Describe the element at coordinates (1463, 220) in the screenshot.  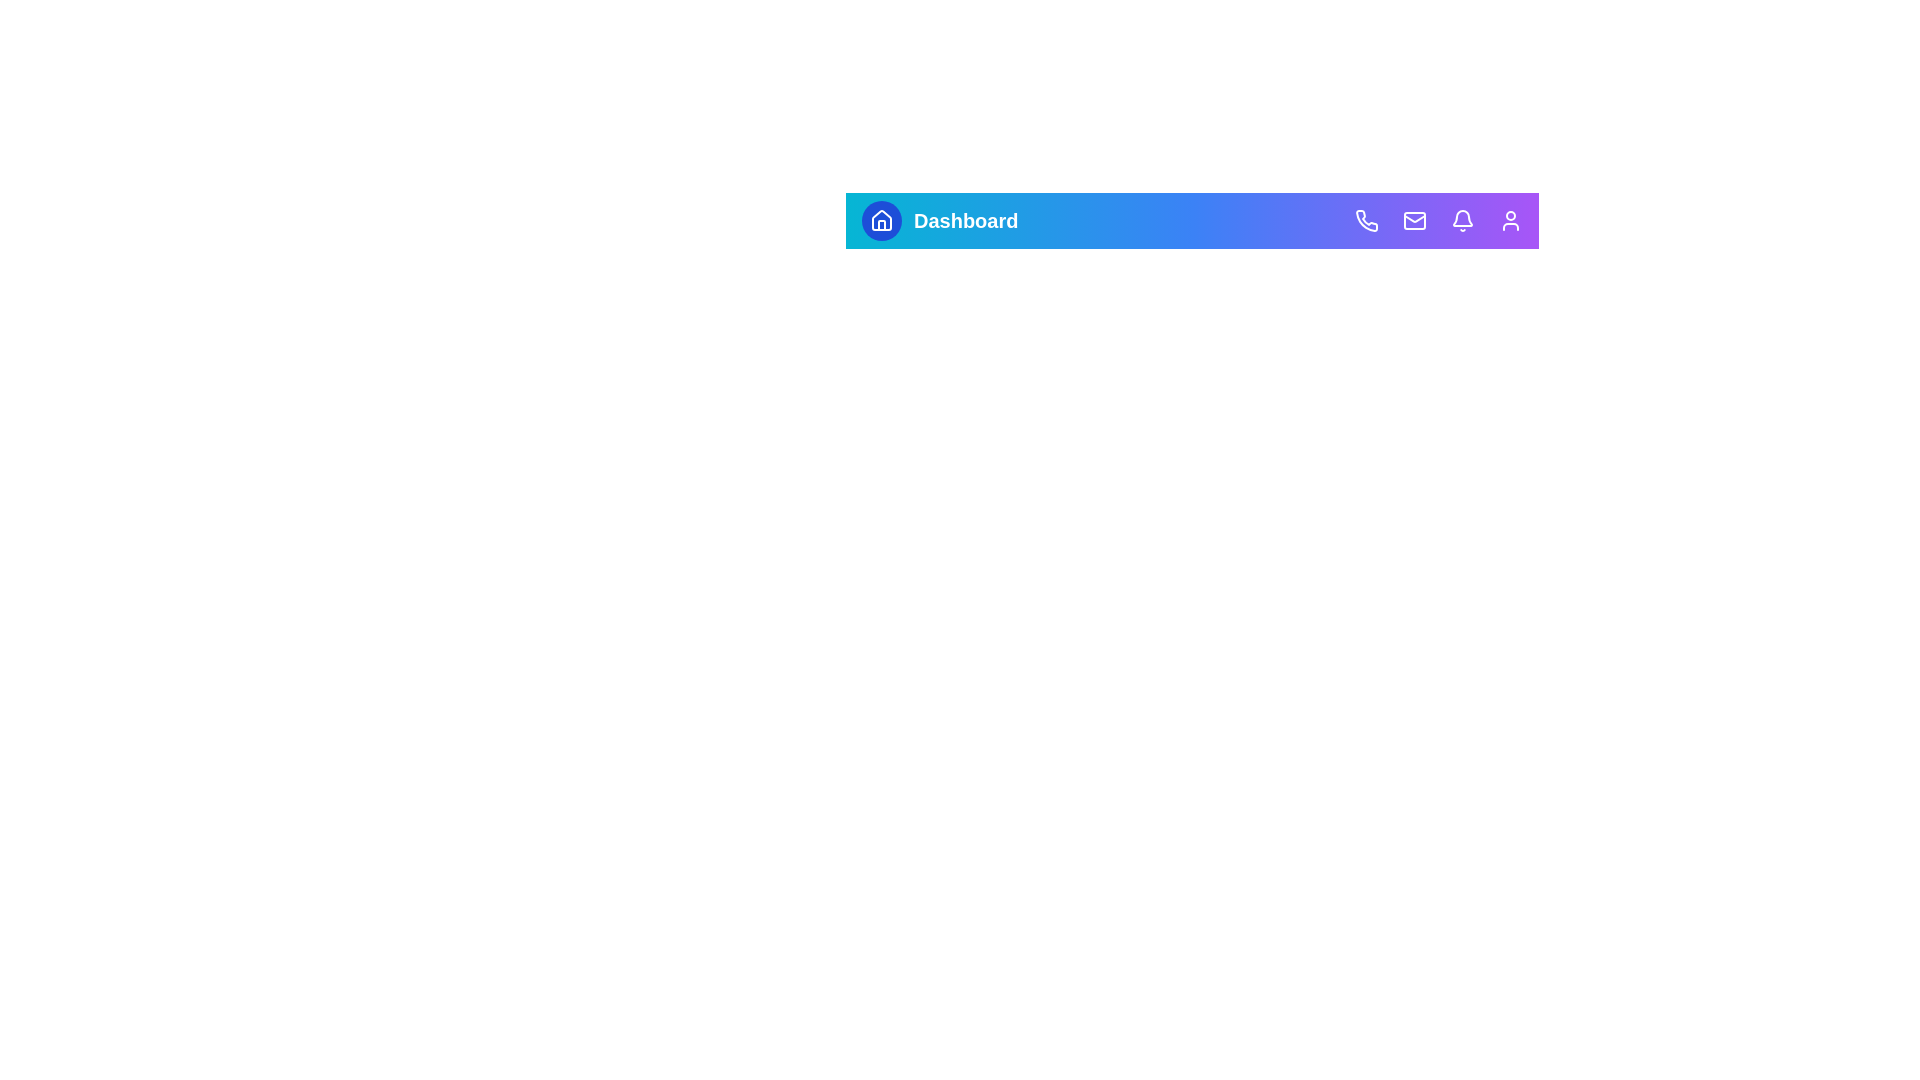
I see `the Bell icon to view its visual feedback` at that location.